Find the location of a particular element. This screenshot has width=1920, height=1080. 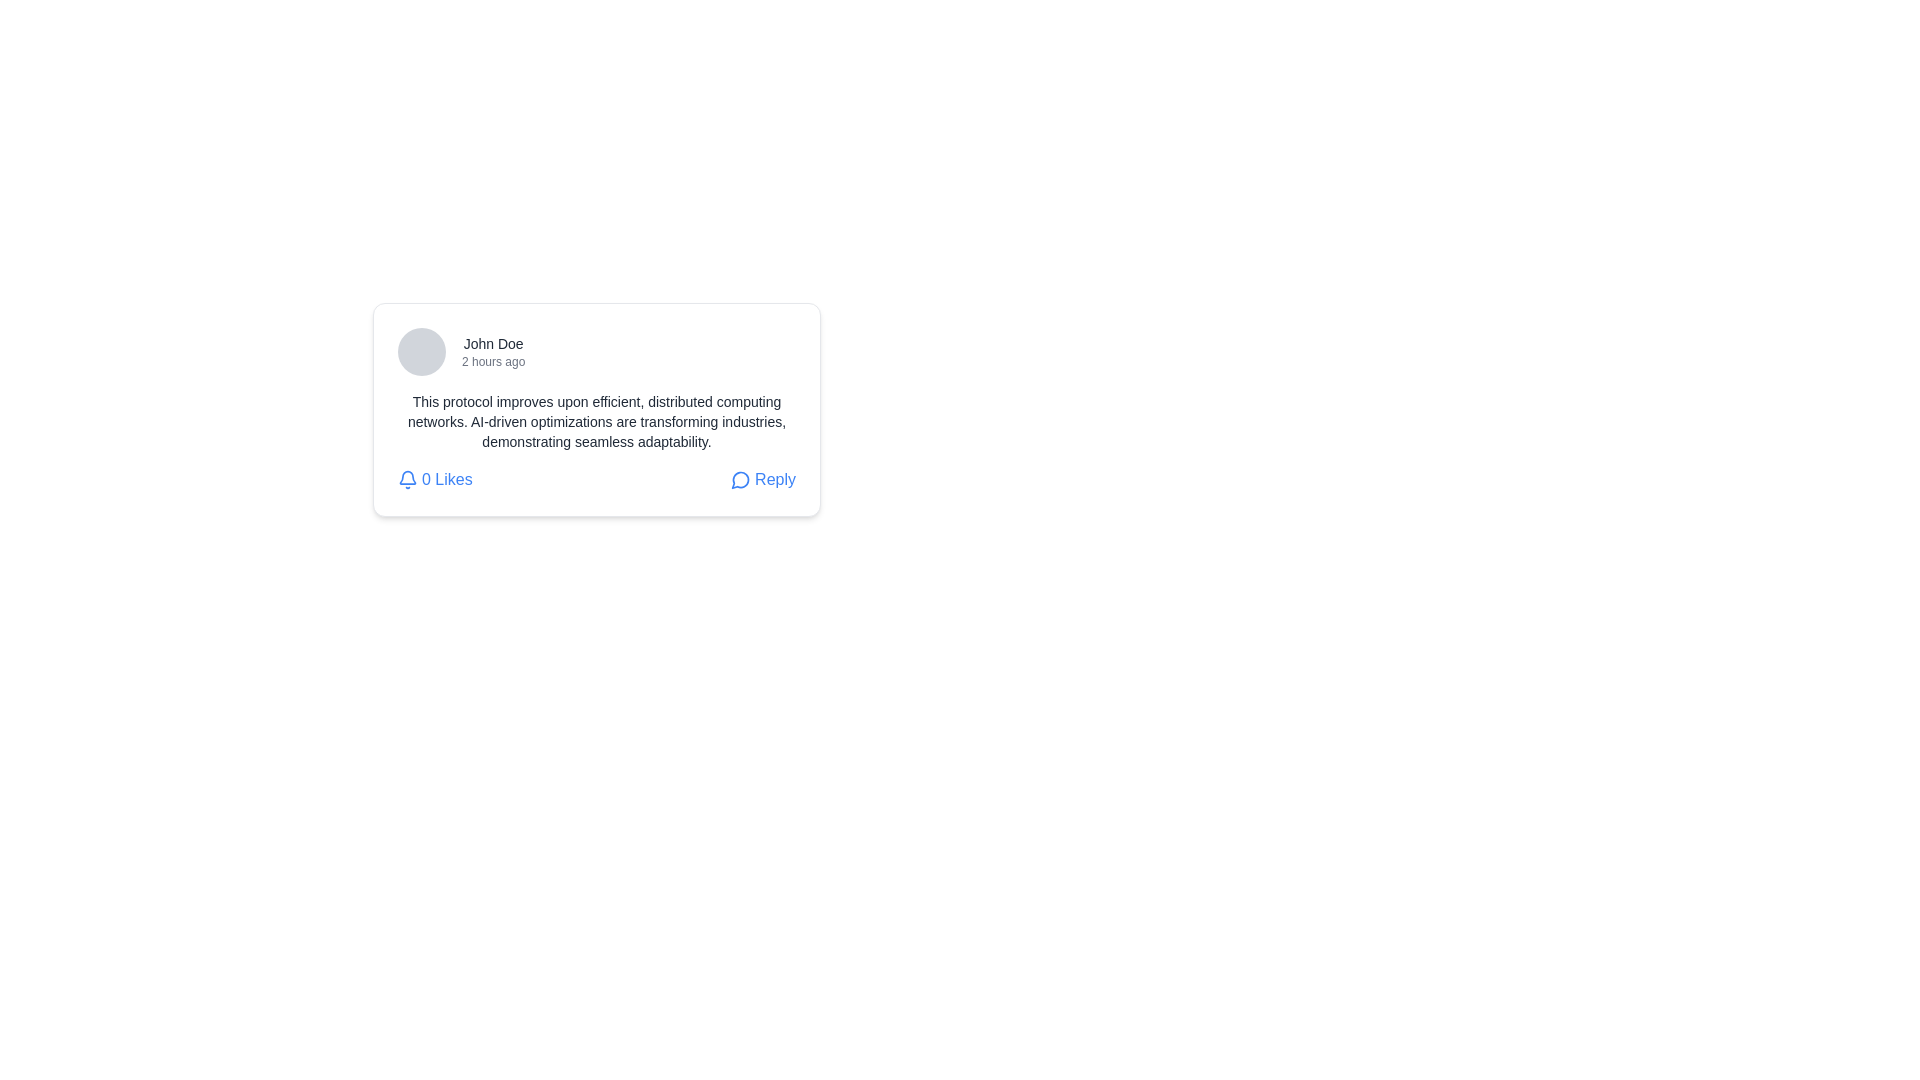

the notification bell icon, which is a minimalist design featuring a hollow interior and rounded edges, located at the bottom left of the user comment card is located at coordinates (407, 477).